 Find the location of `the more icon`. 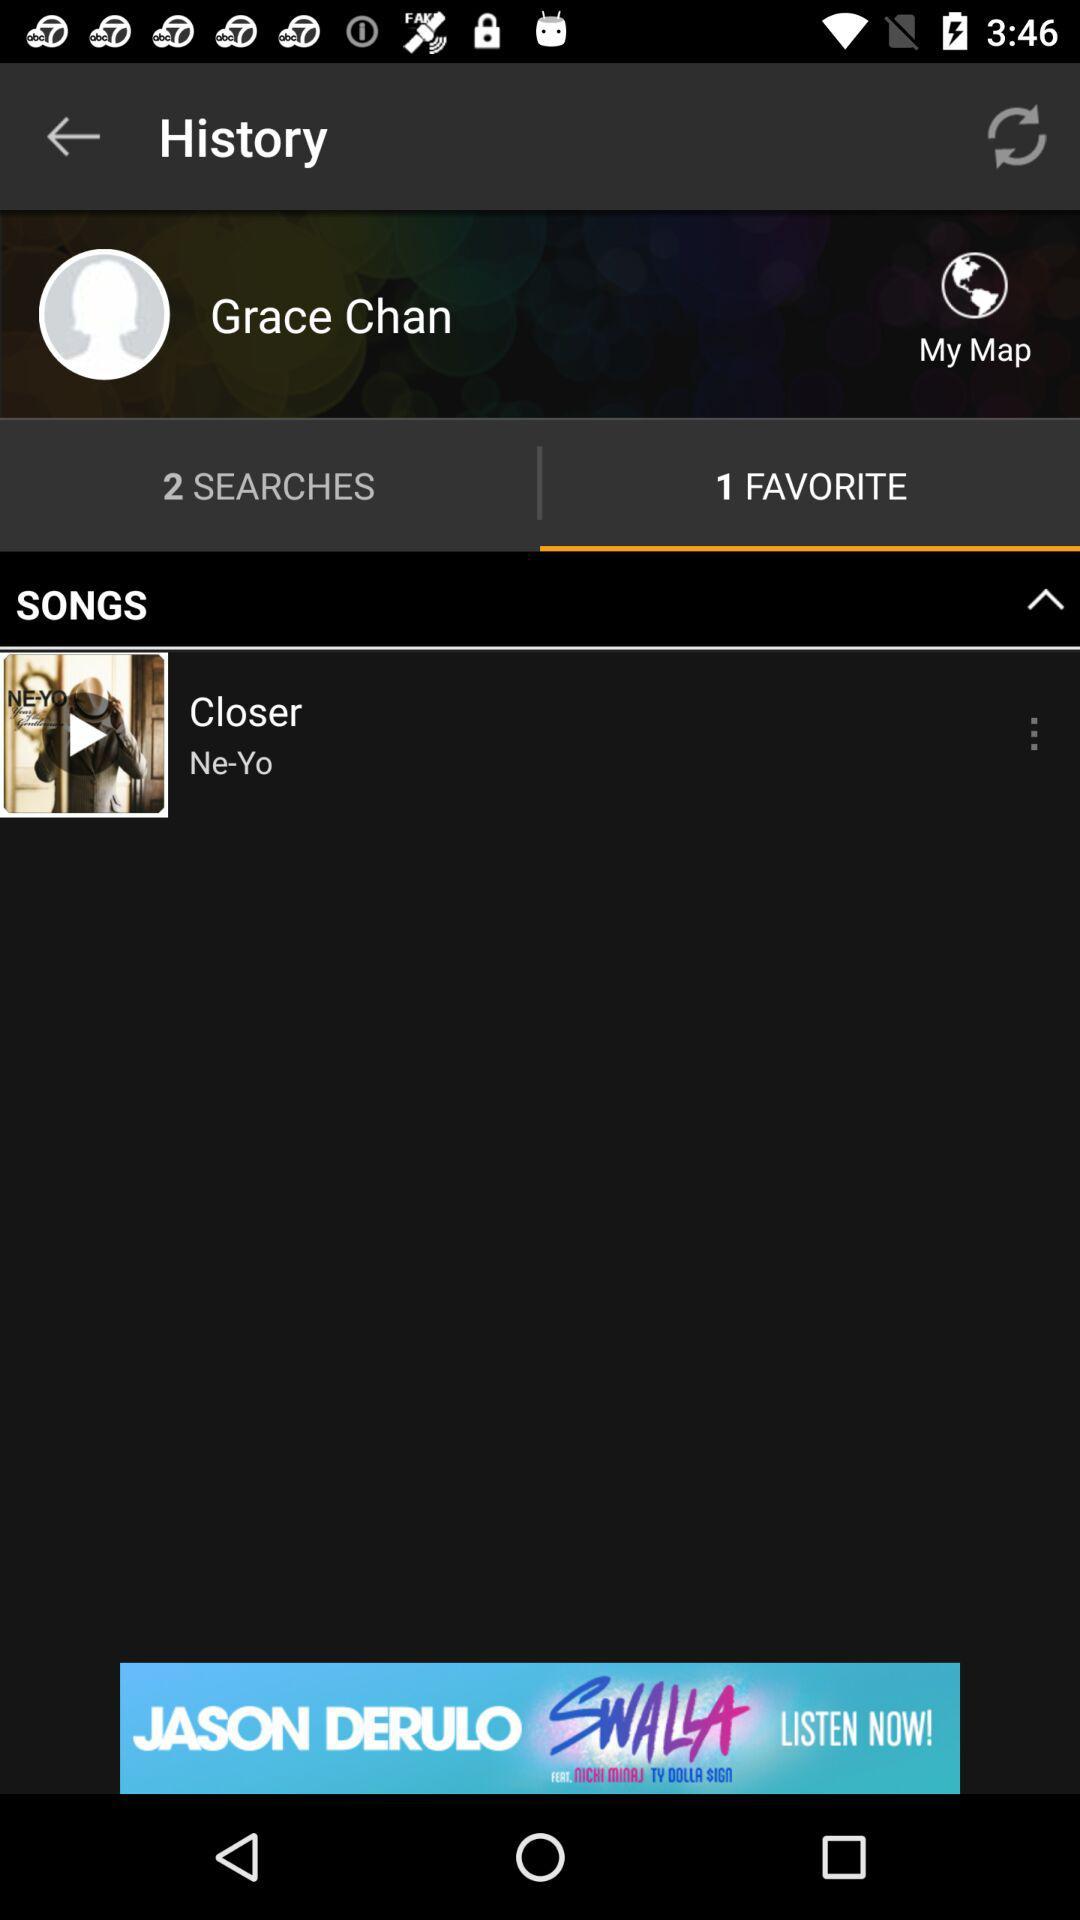

the more icon is located at coordinates (1033, 732).